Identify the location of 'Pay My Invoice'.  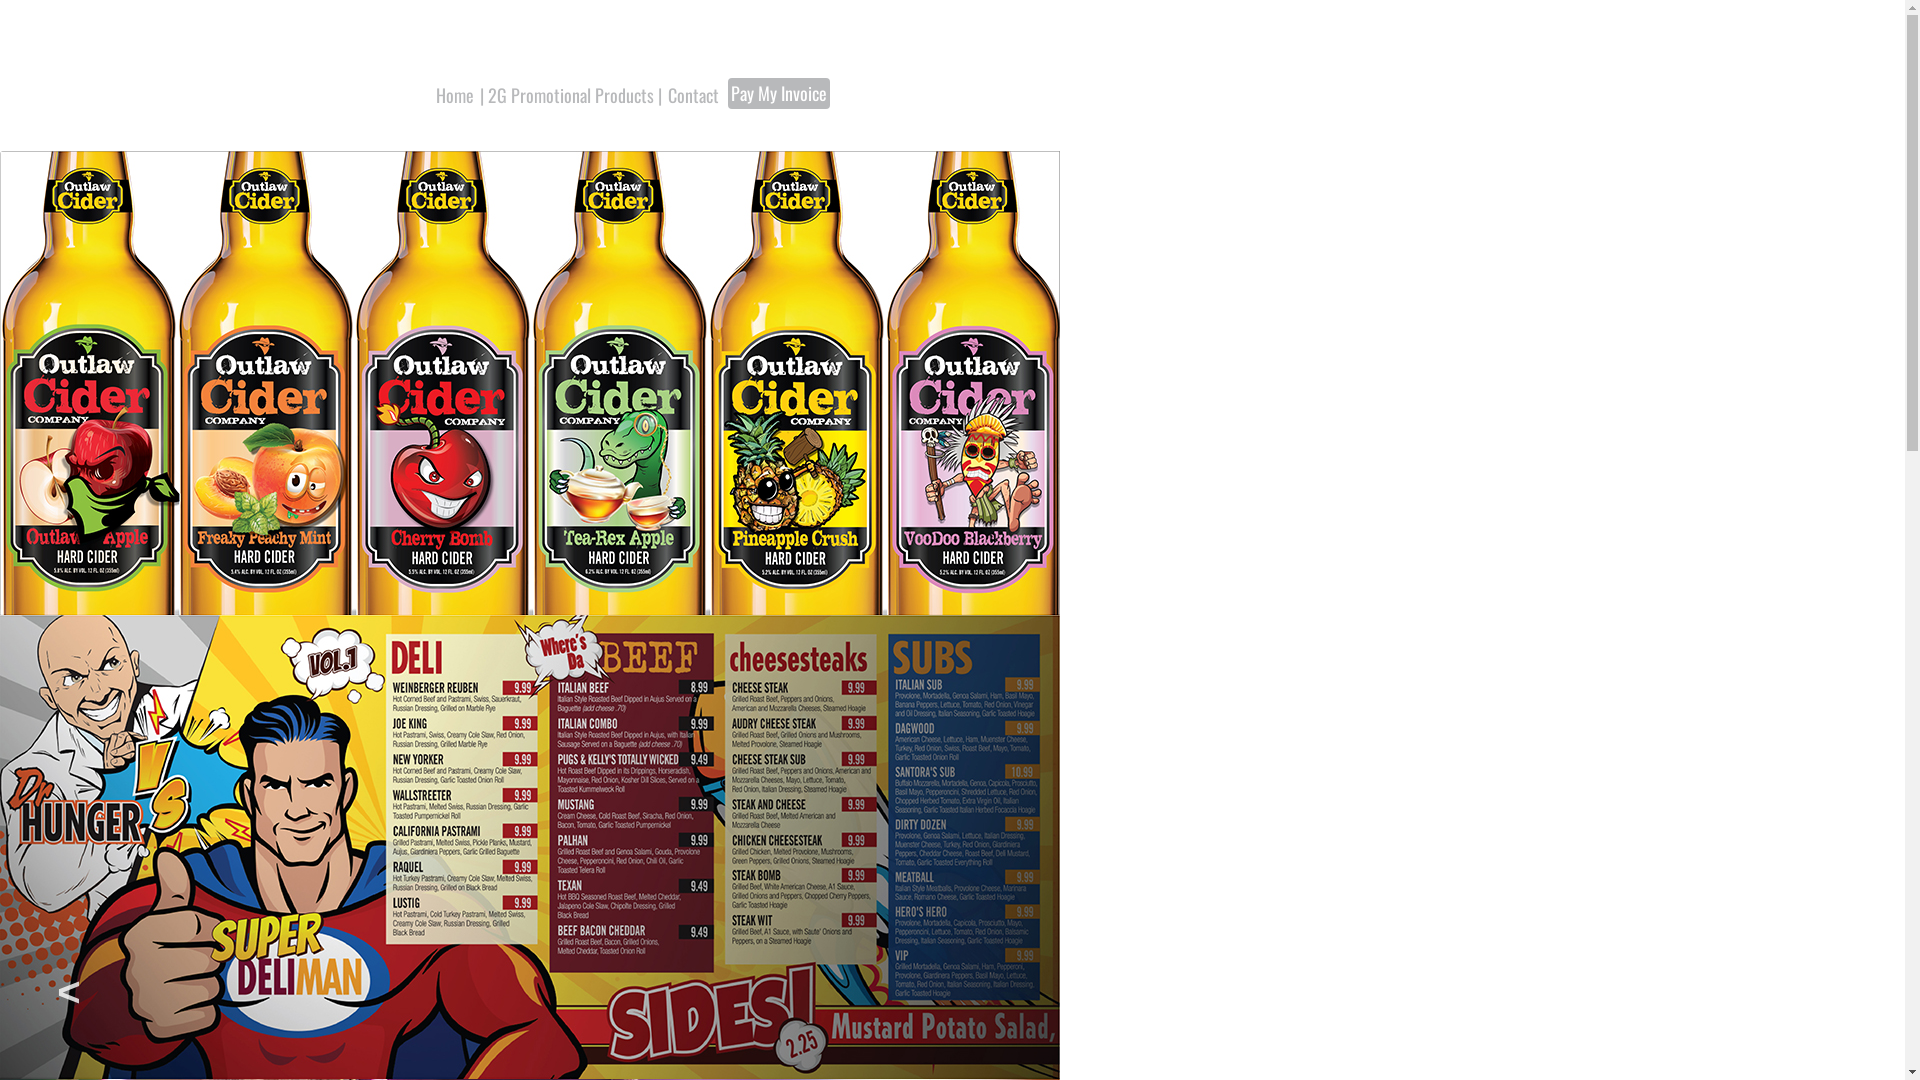
(777, 93).